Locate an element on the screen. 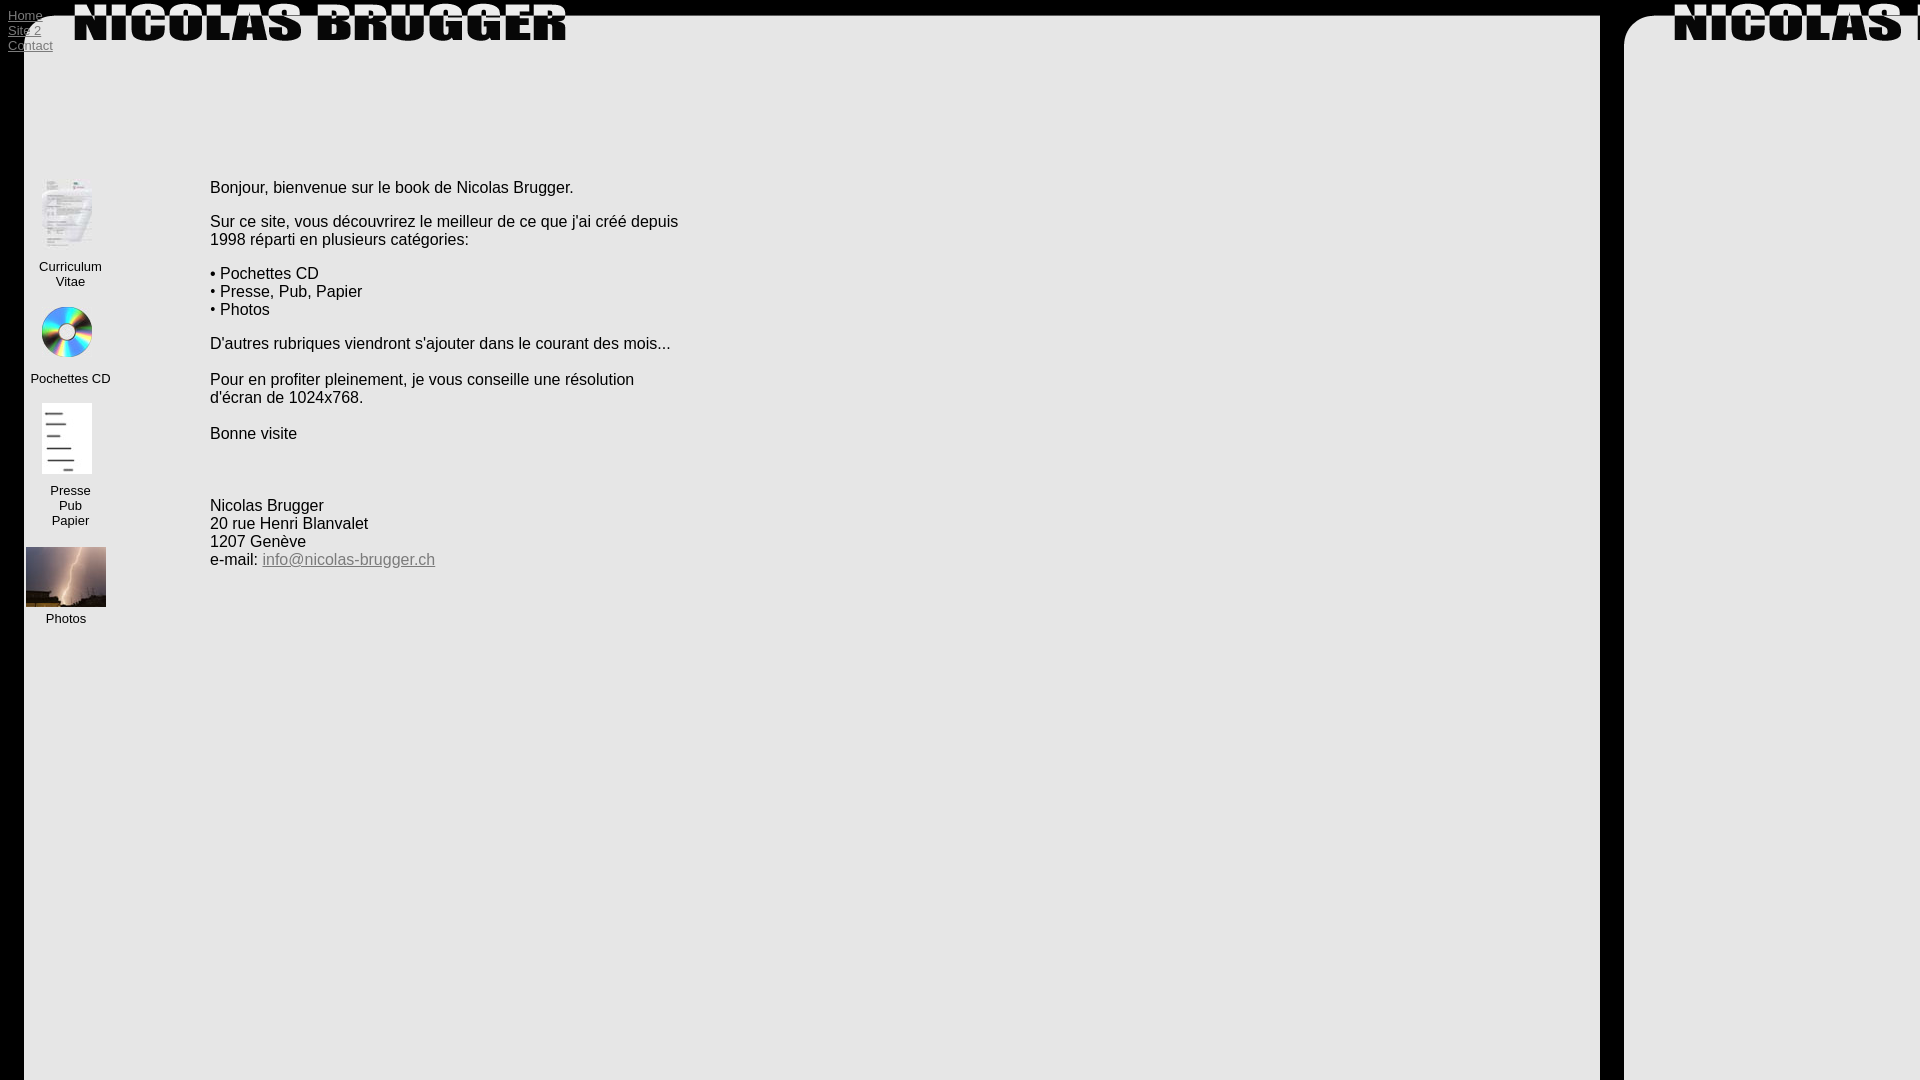  'Site 2' is located at coordinates (24, 30).